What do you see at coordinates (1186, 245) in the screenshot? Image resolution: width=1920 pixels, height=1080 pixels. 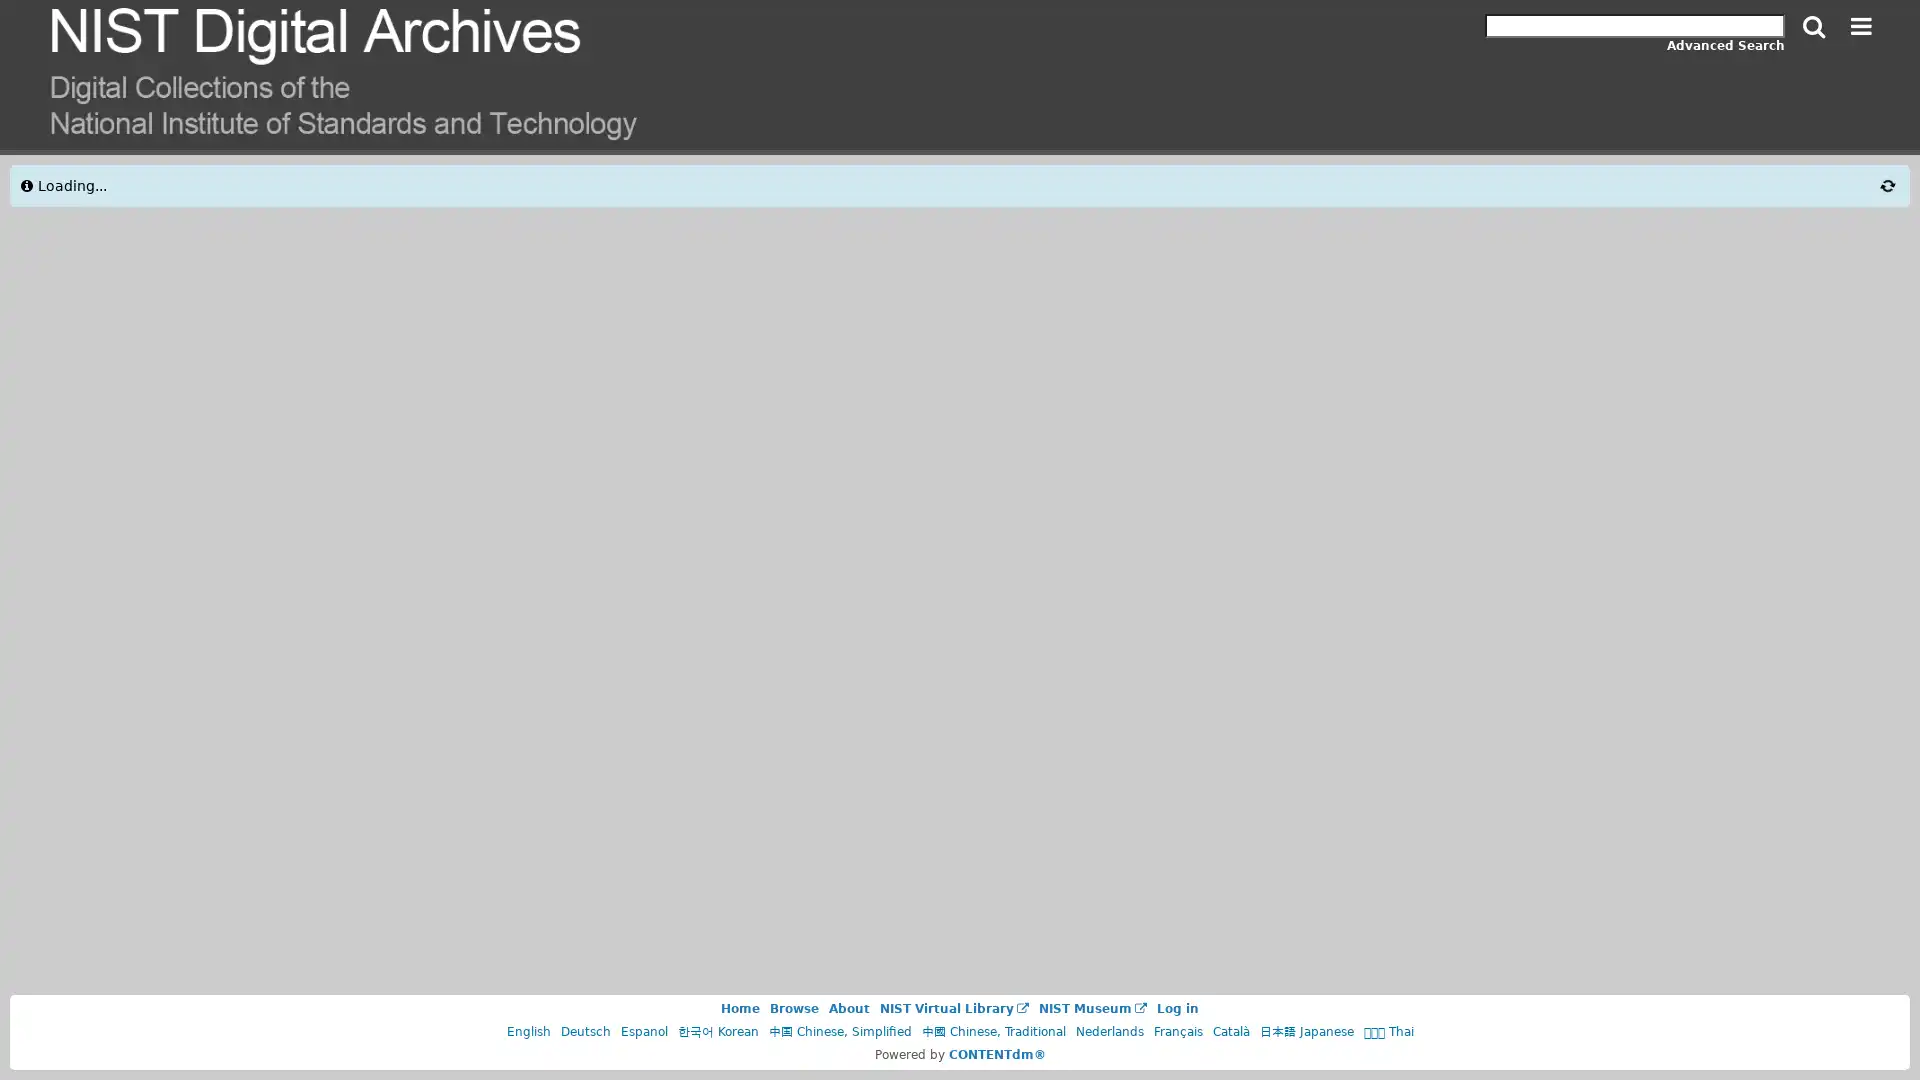 I see `Page 3` at bounding box center [1186, 245].